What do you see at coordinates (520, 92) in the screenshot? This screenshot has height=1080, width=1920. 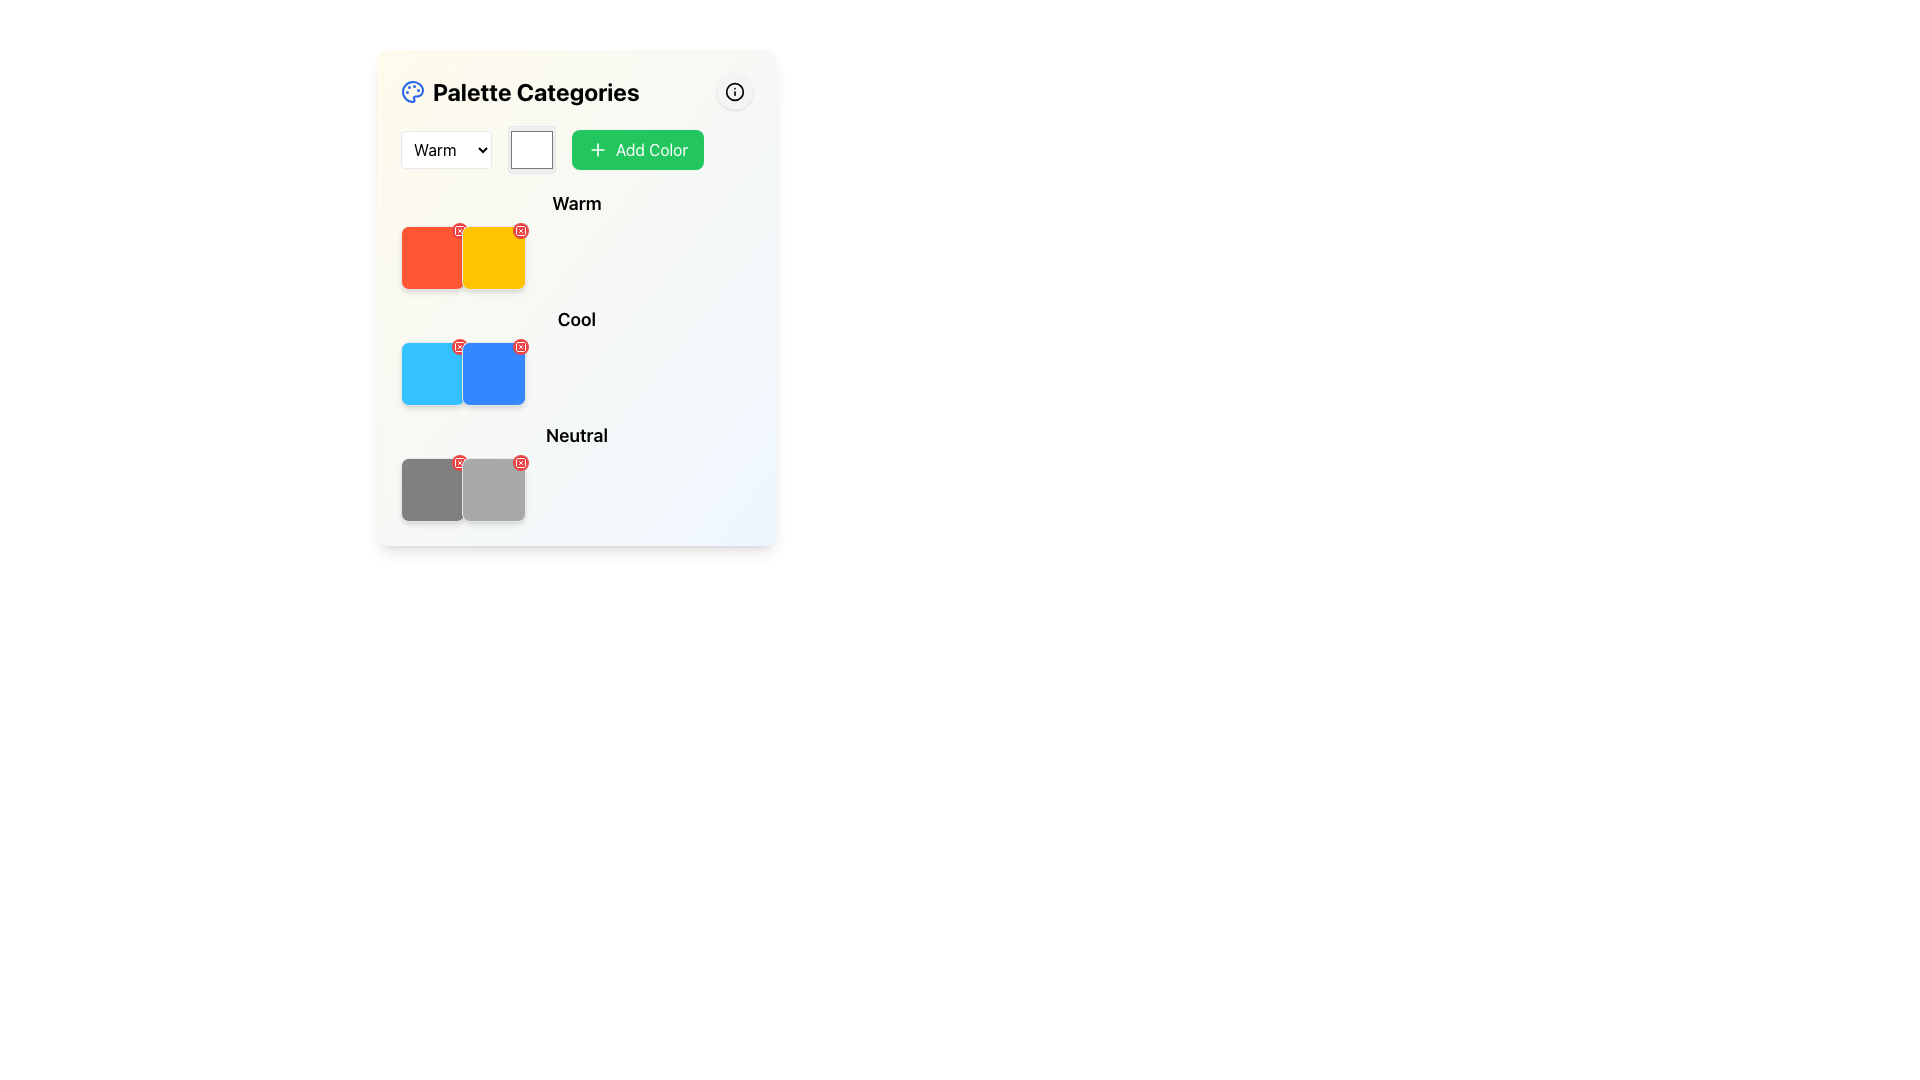 I see `the Text Heading located at the top-left corner of the section, which provides context for the content below` at bounding box center [520, 92].